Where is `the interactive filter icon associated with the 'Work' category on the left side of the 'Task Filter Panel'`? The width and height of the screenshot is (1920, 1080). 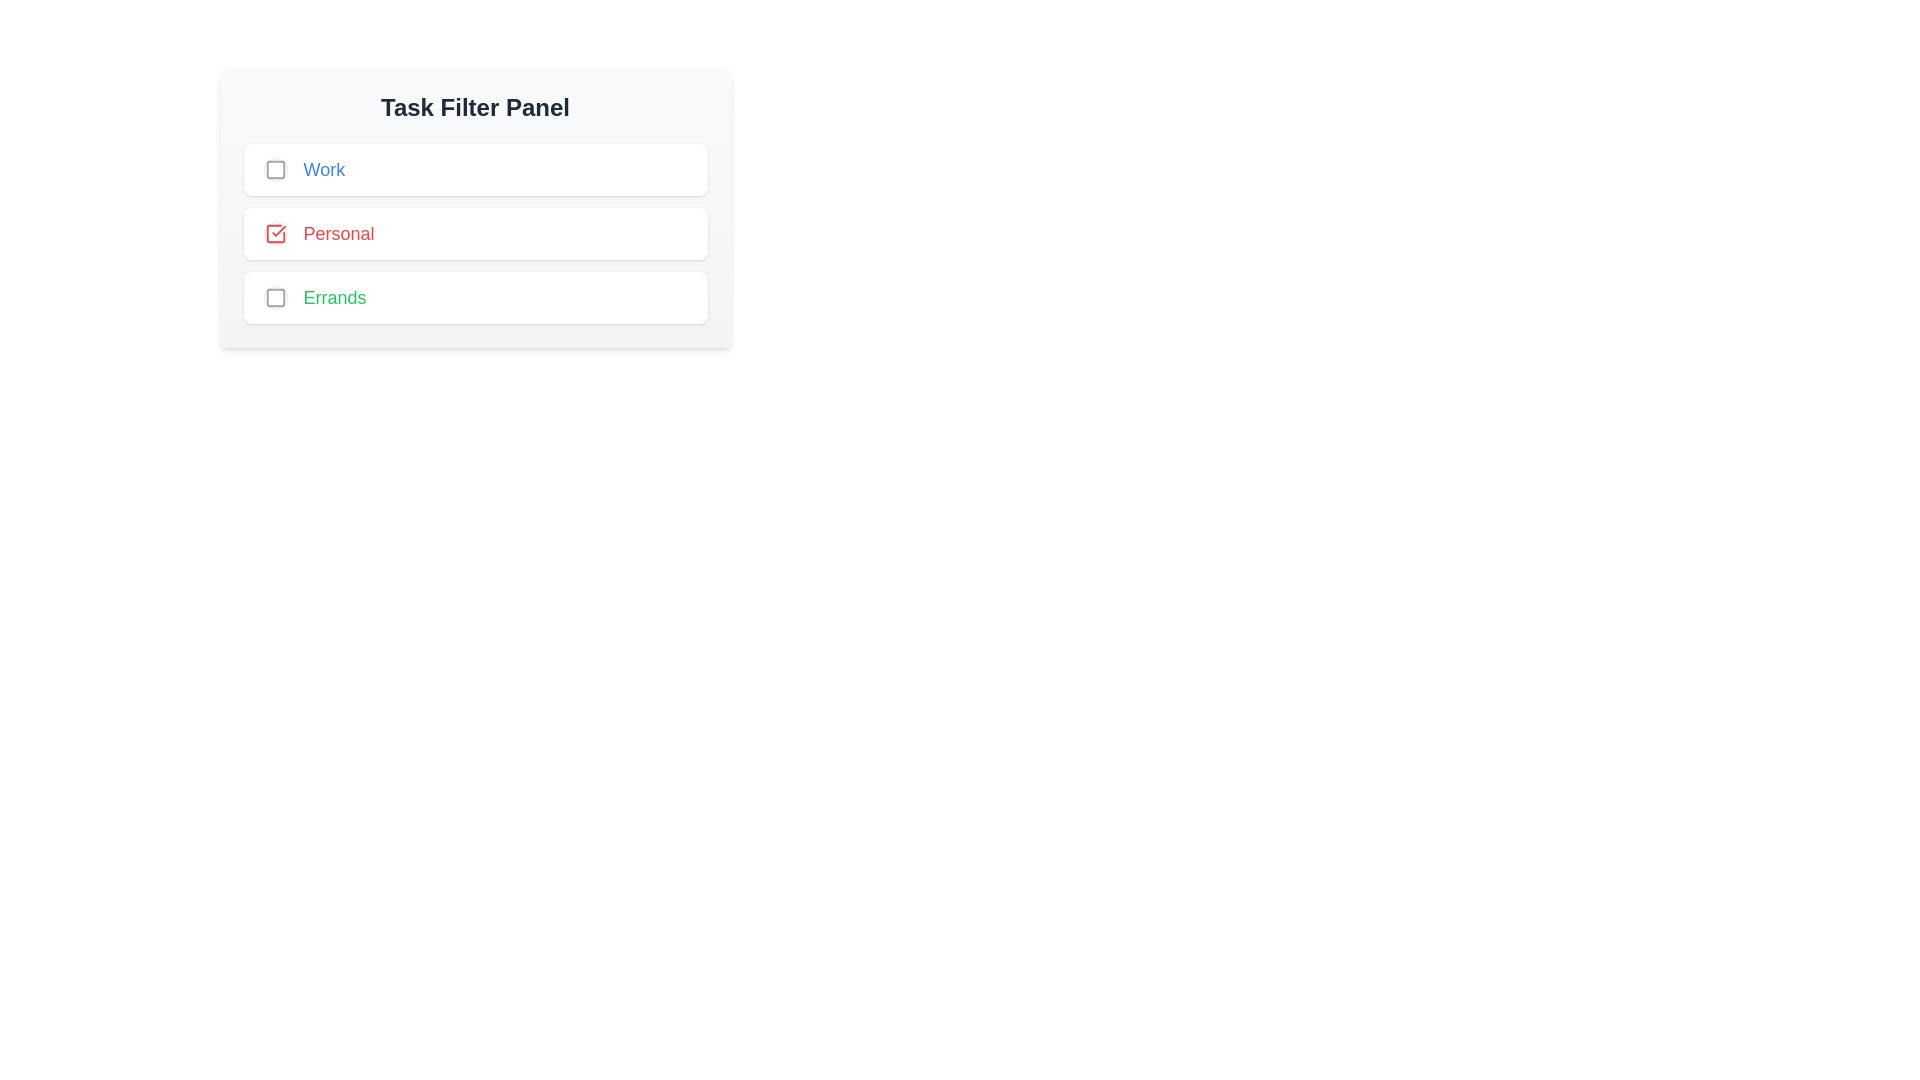
the interactive filter icon associated with the 'Work' category on the left side of the 'Task Filter Panel' is located at coordinates (274, 168).